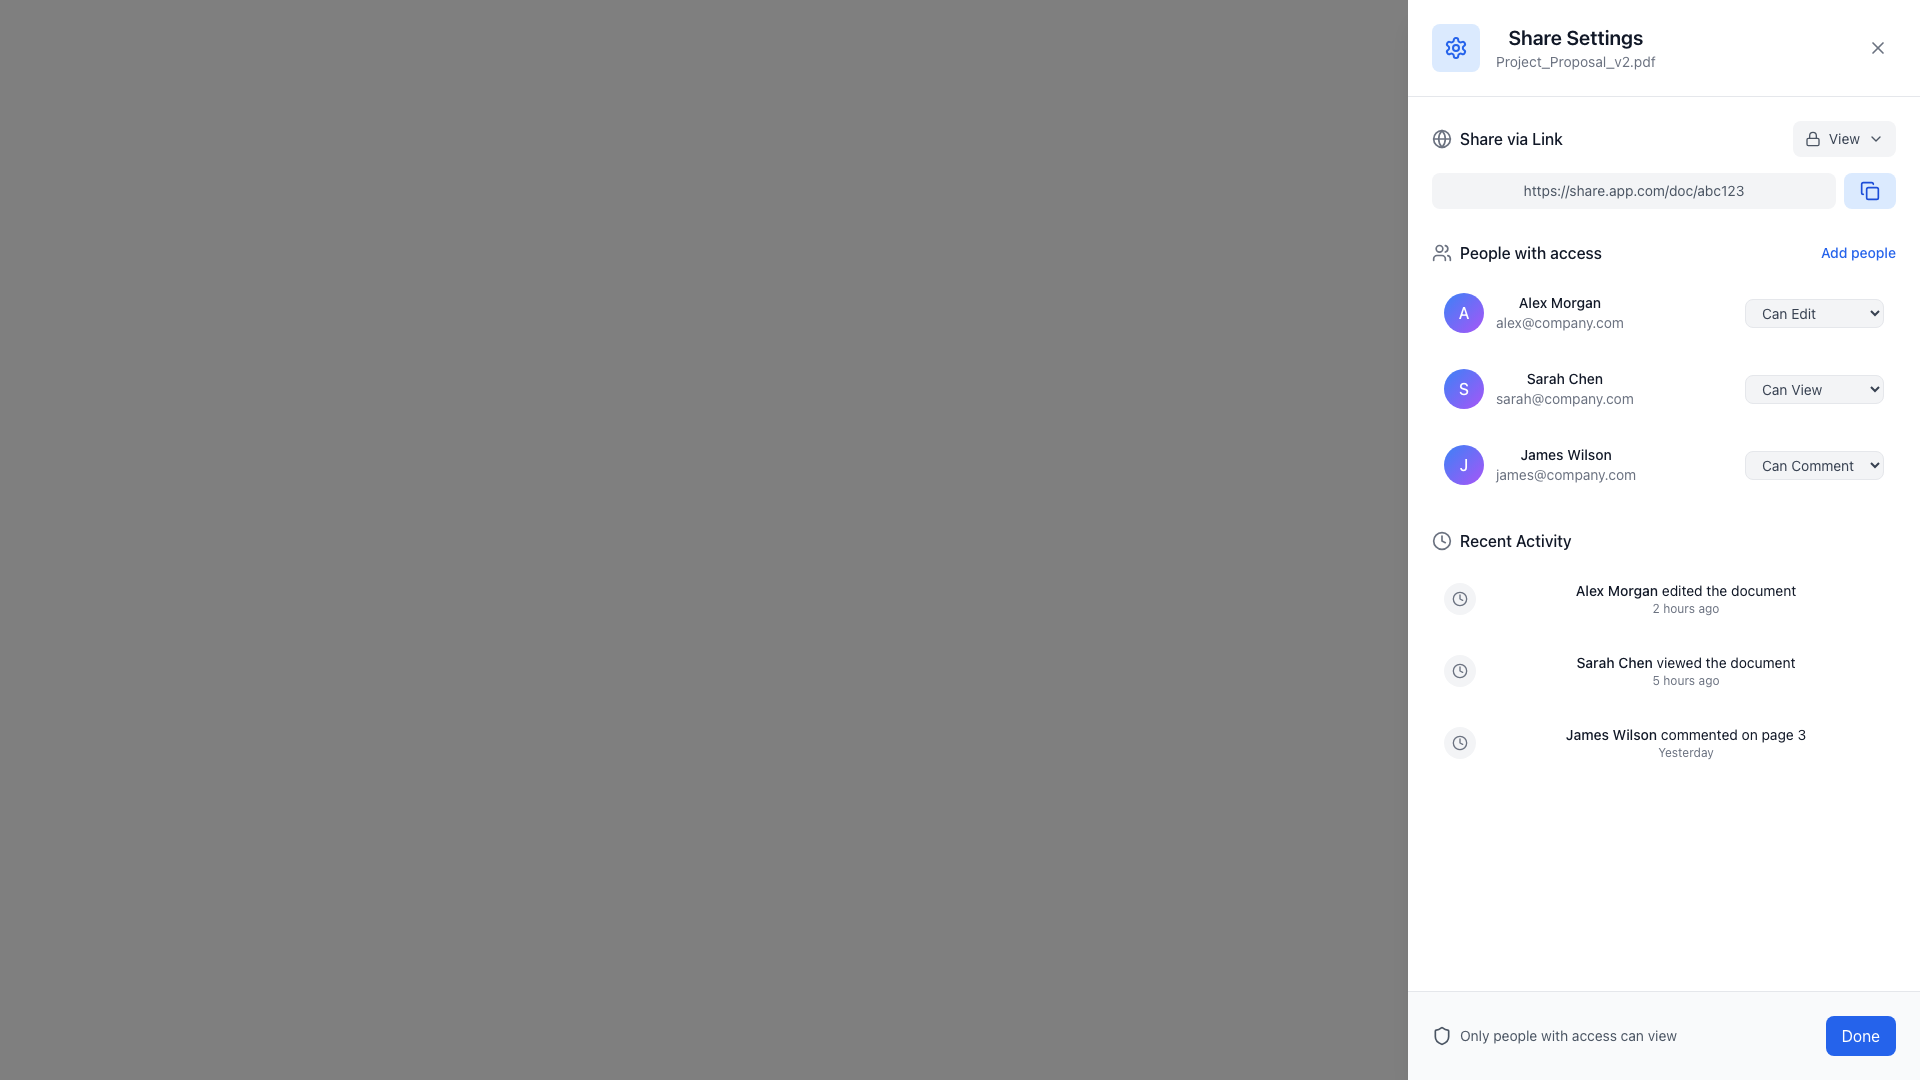 This screenshot has height=1080, width=1920. I want to click on the Profile badge featuring a circular gradient background with a bold 'J', so click(1464, 465).